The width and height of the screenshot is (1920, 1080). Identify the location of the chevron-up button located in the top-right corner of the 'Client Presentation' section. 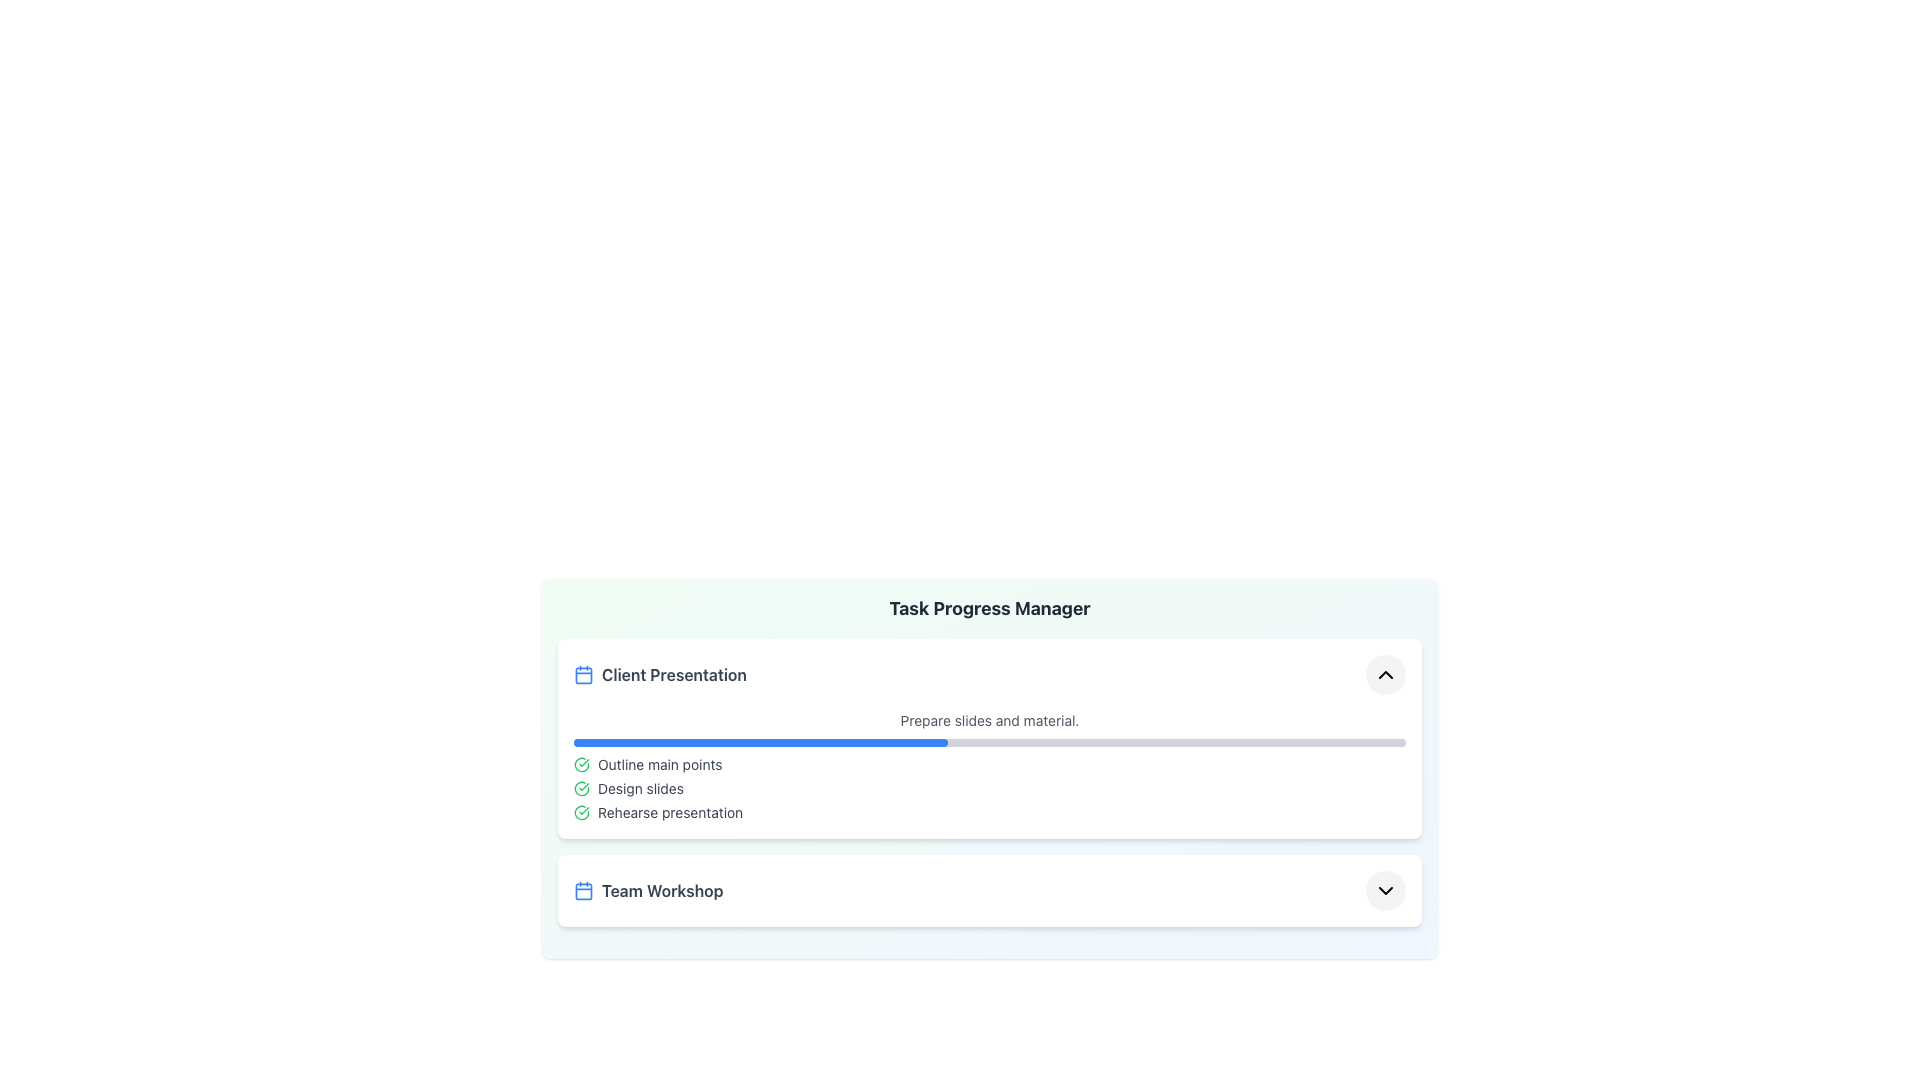
(1385, 675).